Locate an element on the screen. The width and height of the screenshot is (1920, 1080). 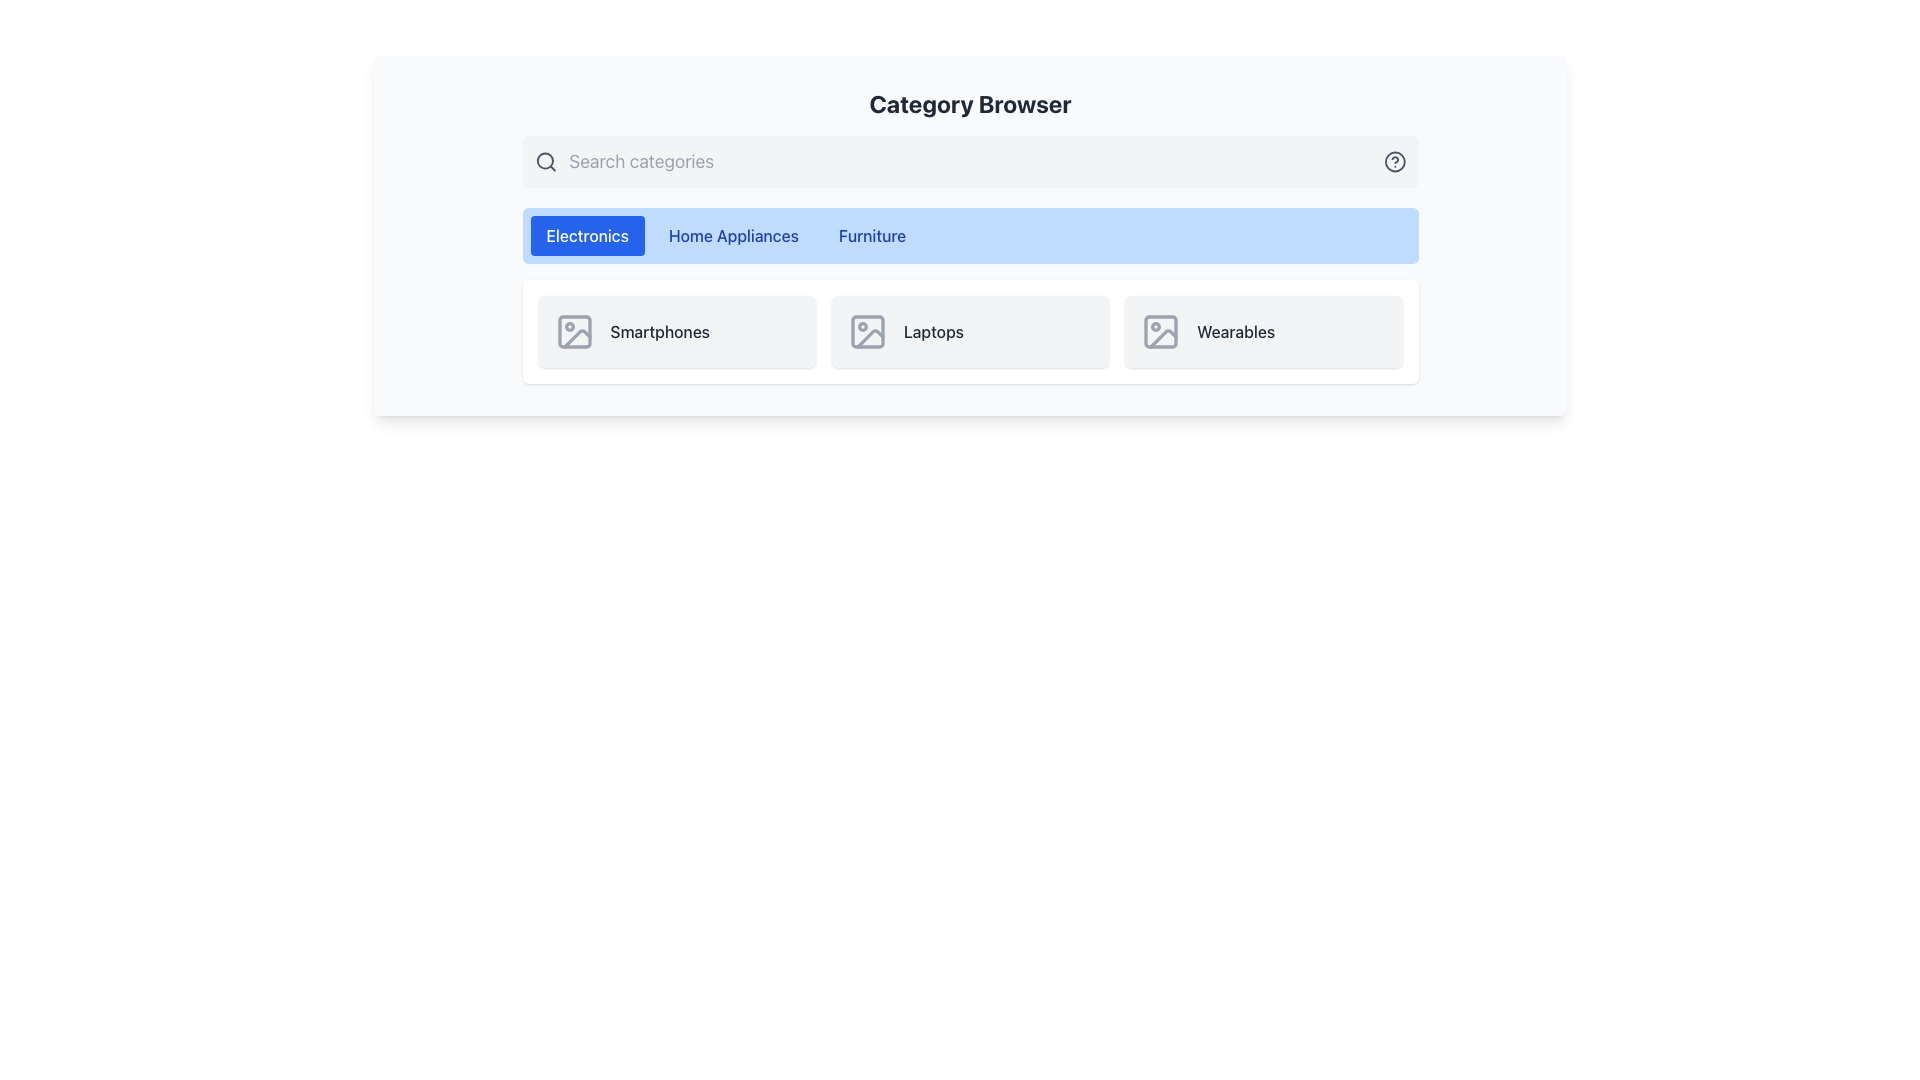
the circular magnifying glass icon located inside the search bar at the top of the interface, next to the placeholder text 'Search categories' is located at coordinates (544, 160).